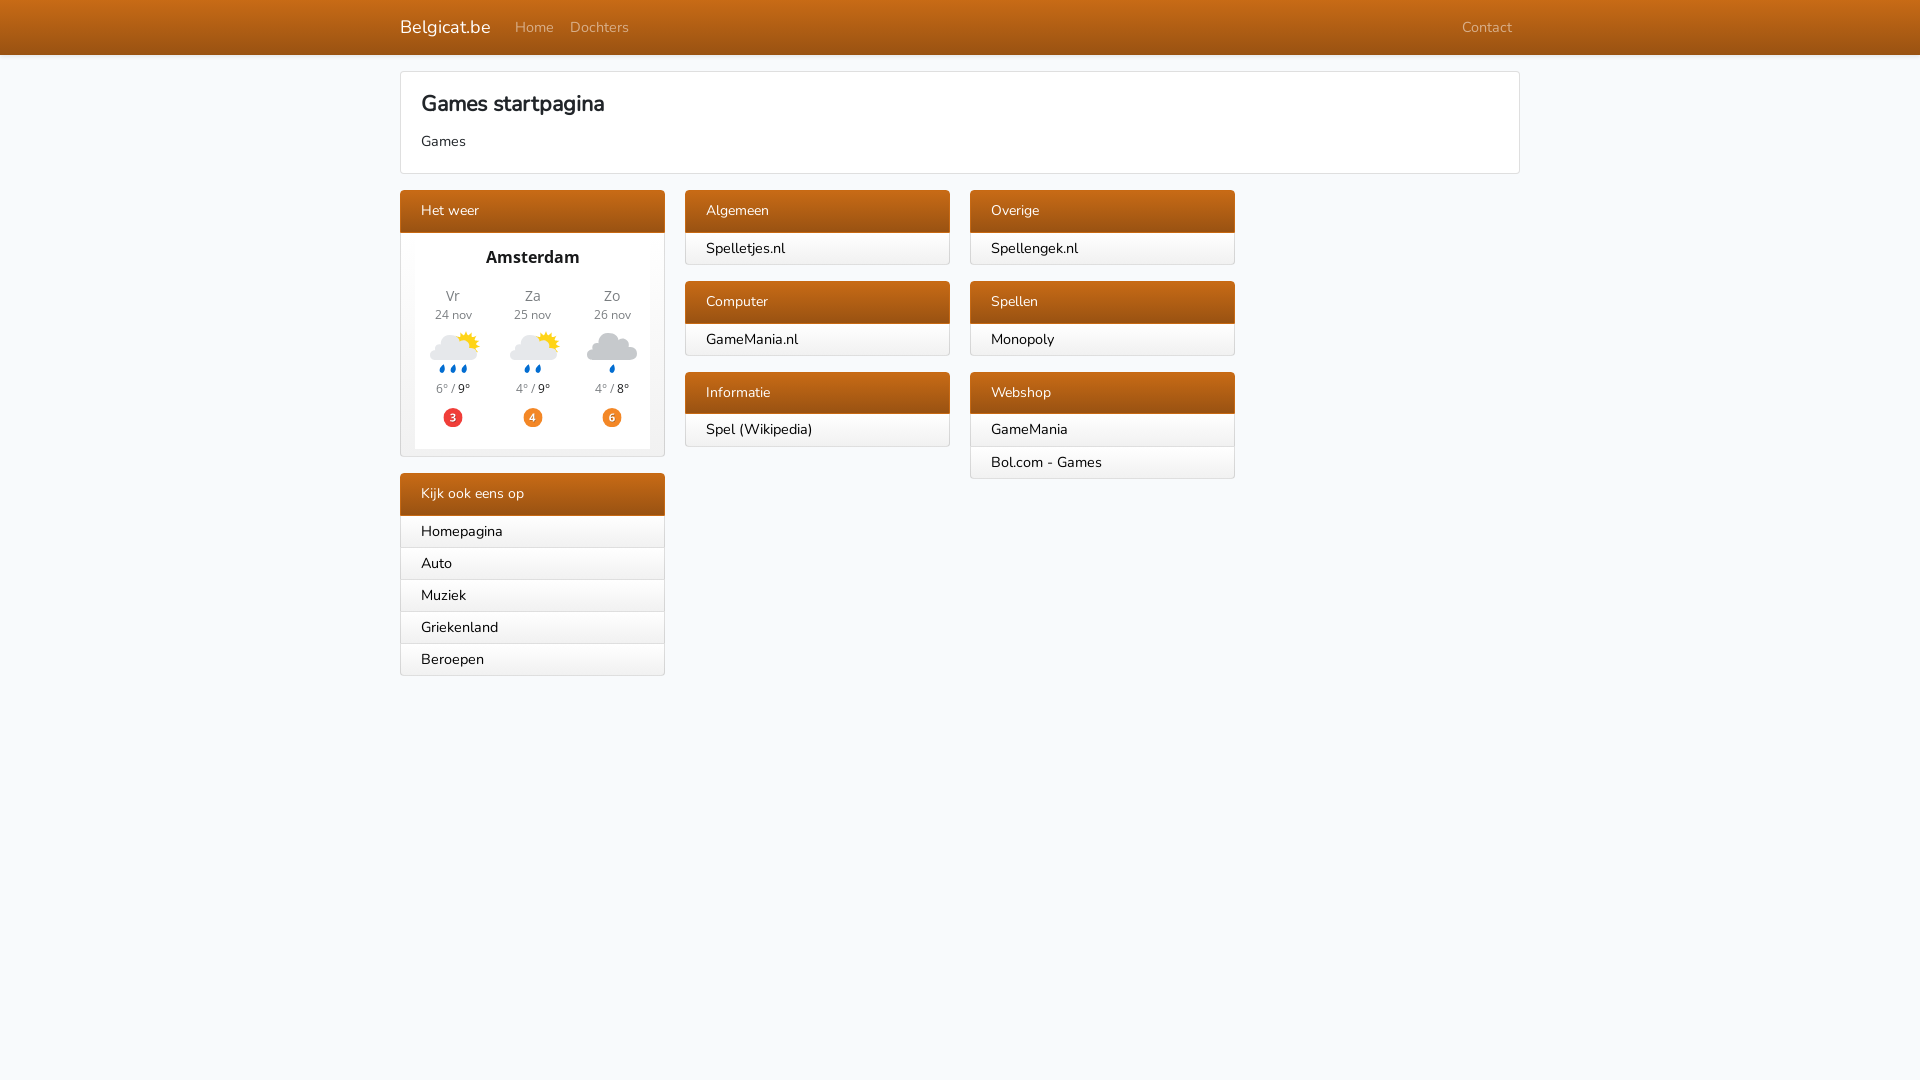  I want to click on 'Griekenland', so click(399, 627).